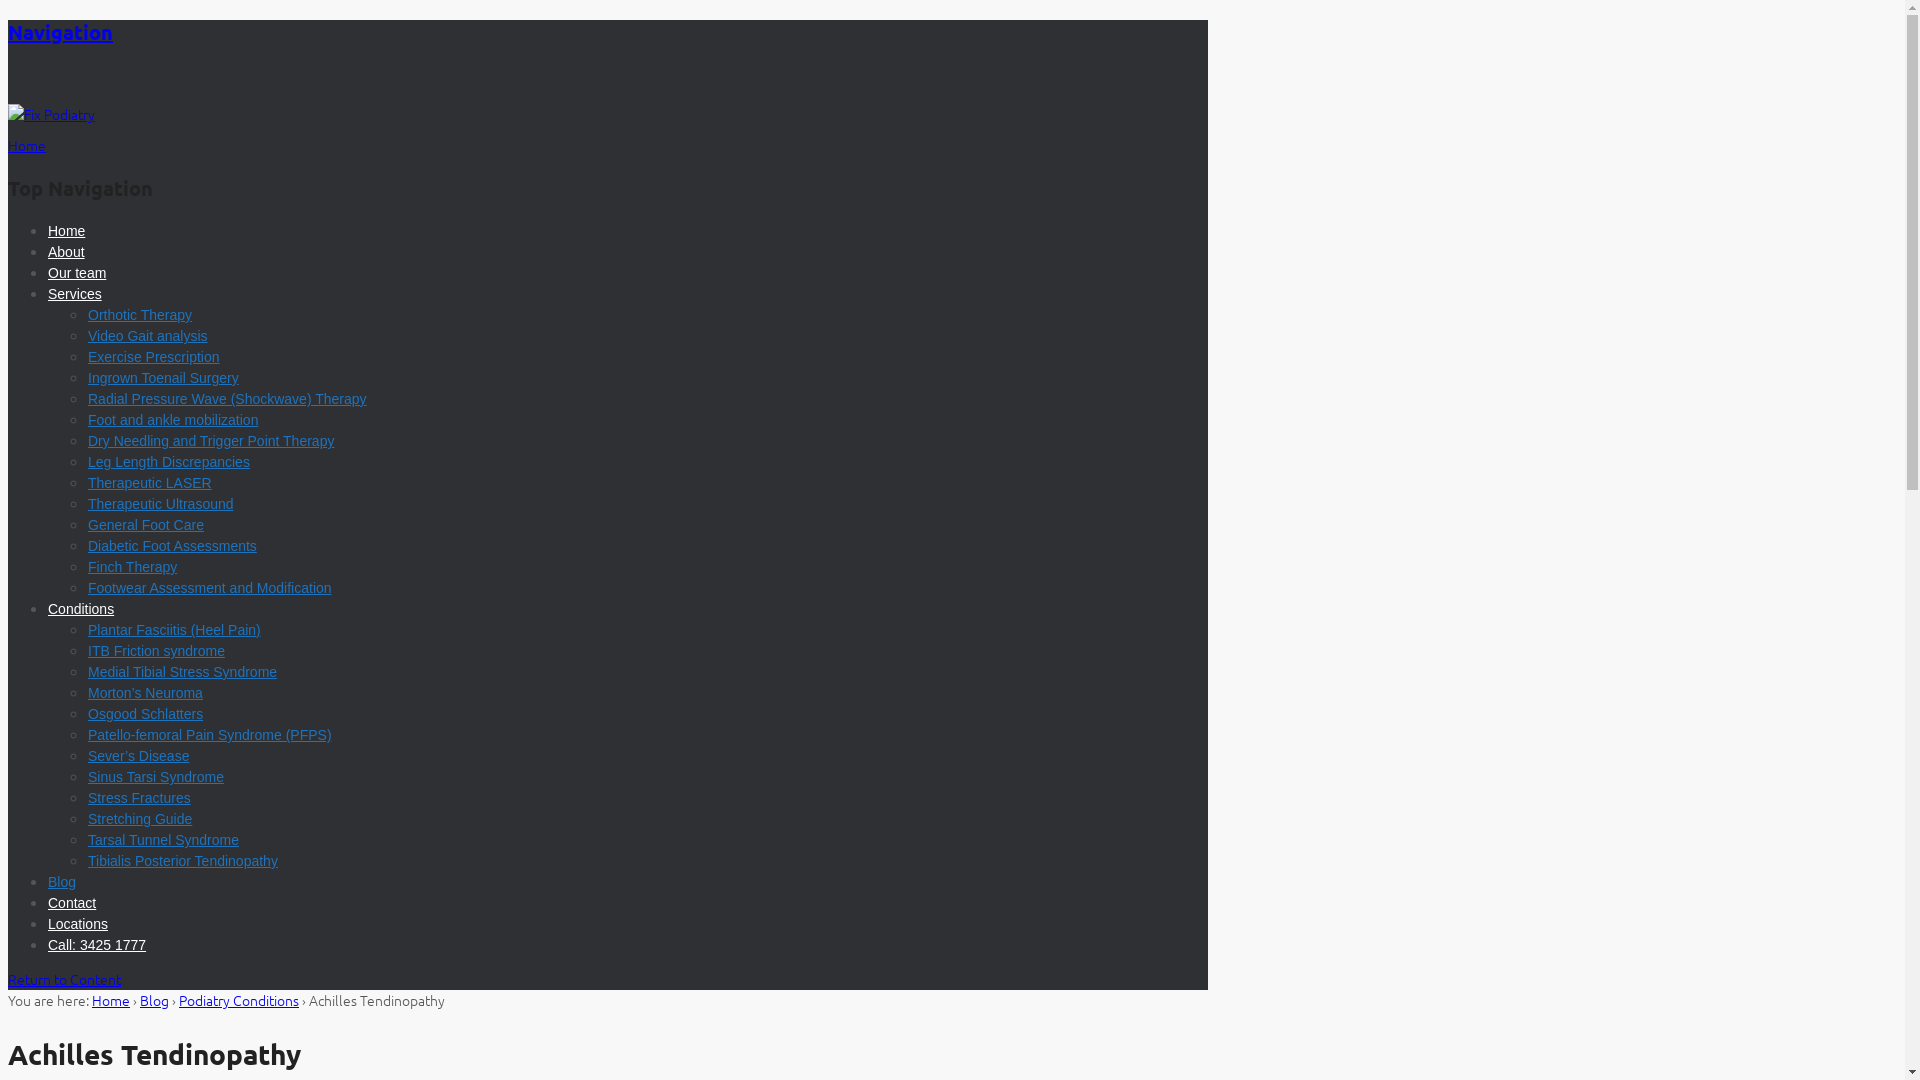 The image size is (1920, 1080). Describe the element at coordinates (138, 315) in the screenshot. I see `'Orthotic Therapy'` at that location.